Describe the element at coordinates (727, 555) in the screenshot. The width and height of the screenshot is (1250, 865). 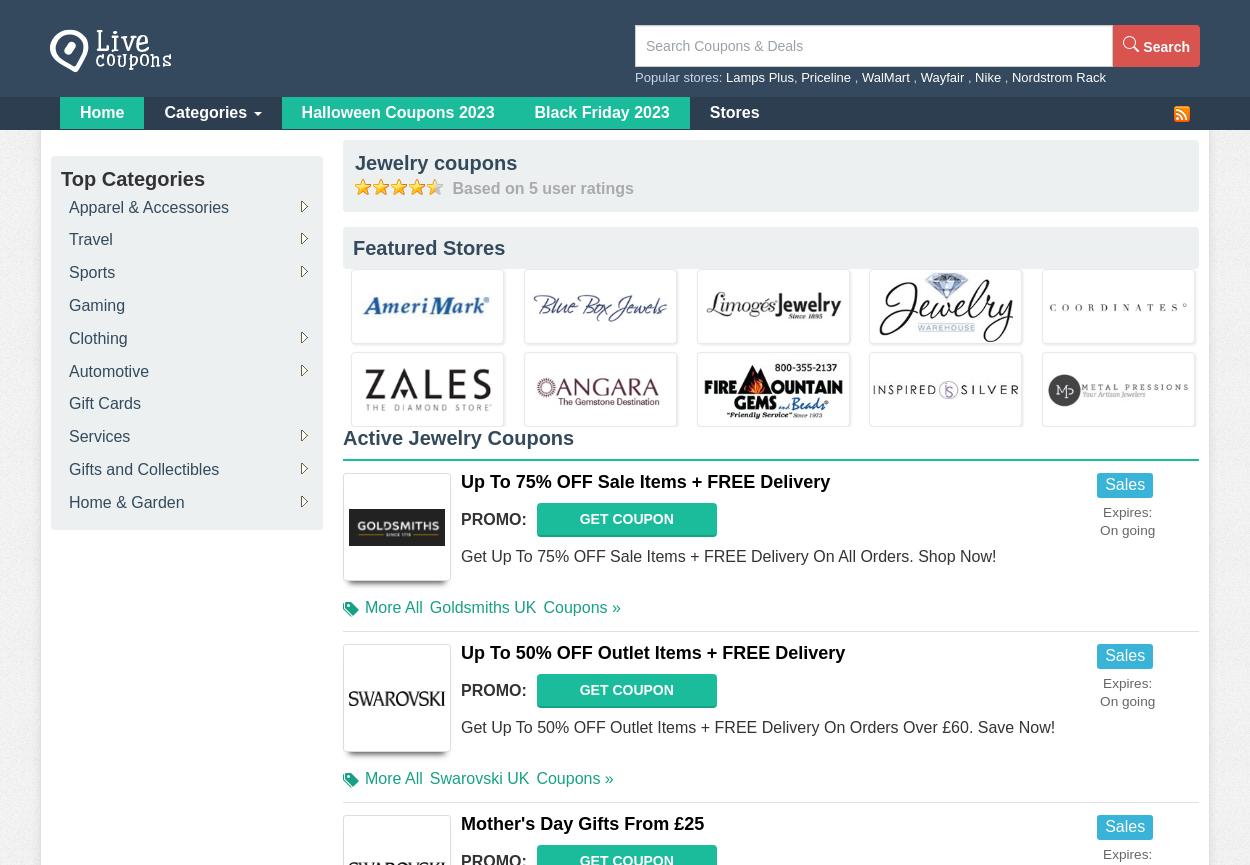
I see `'Get Up To 75% OFF Sale Items + FREE Delivery On All Orders. Shop Now!'` at that location.